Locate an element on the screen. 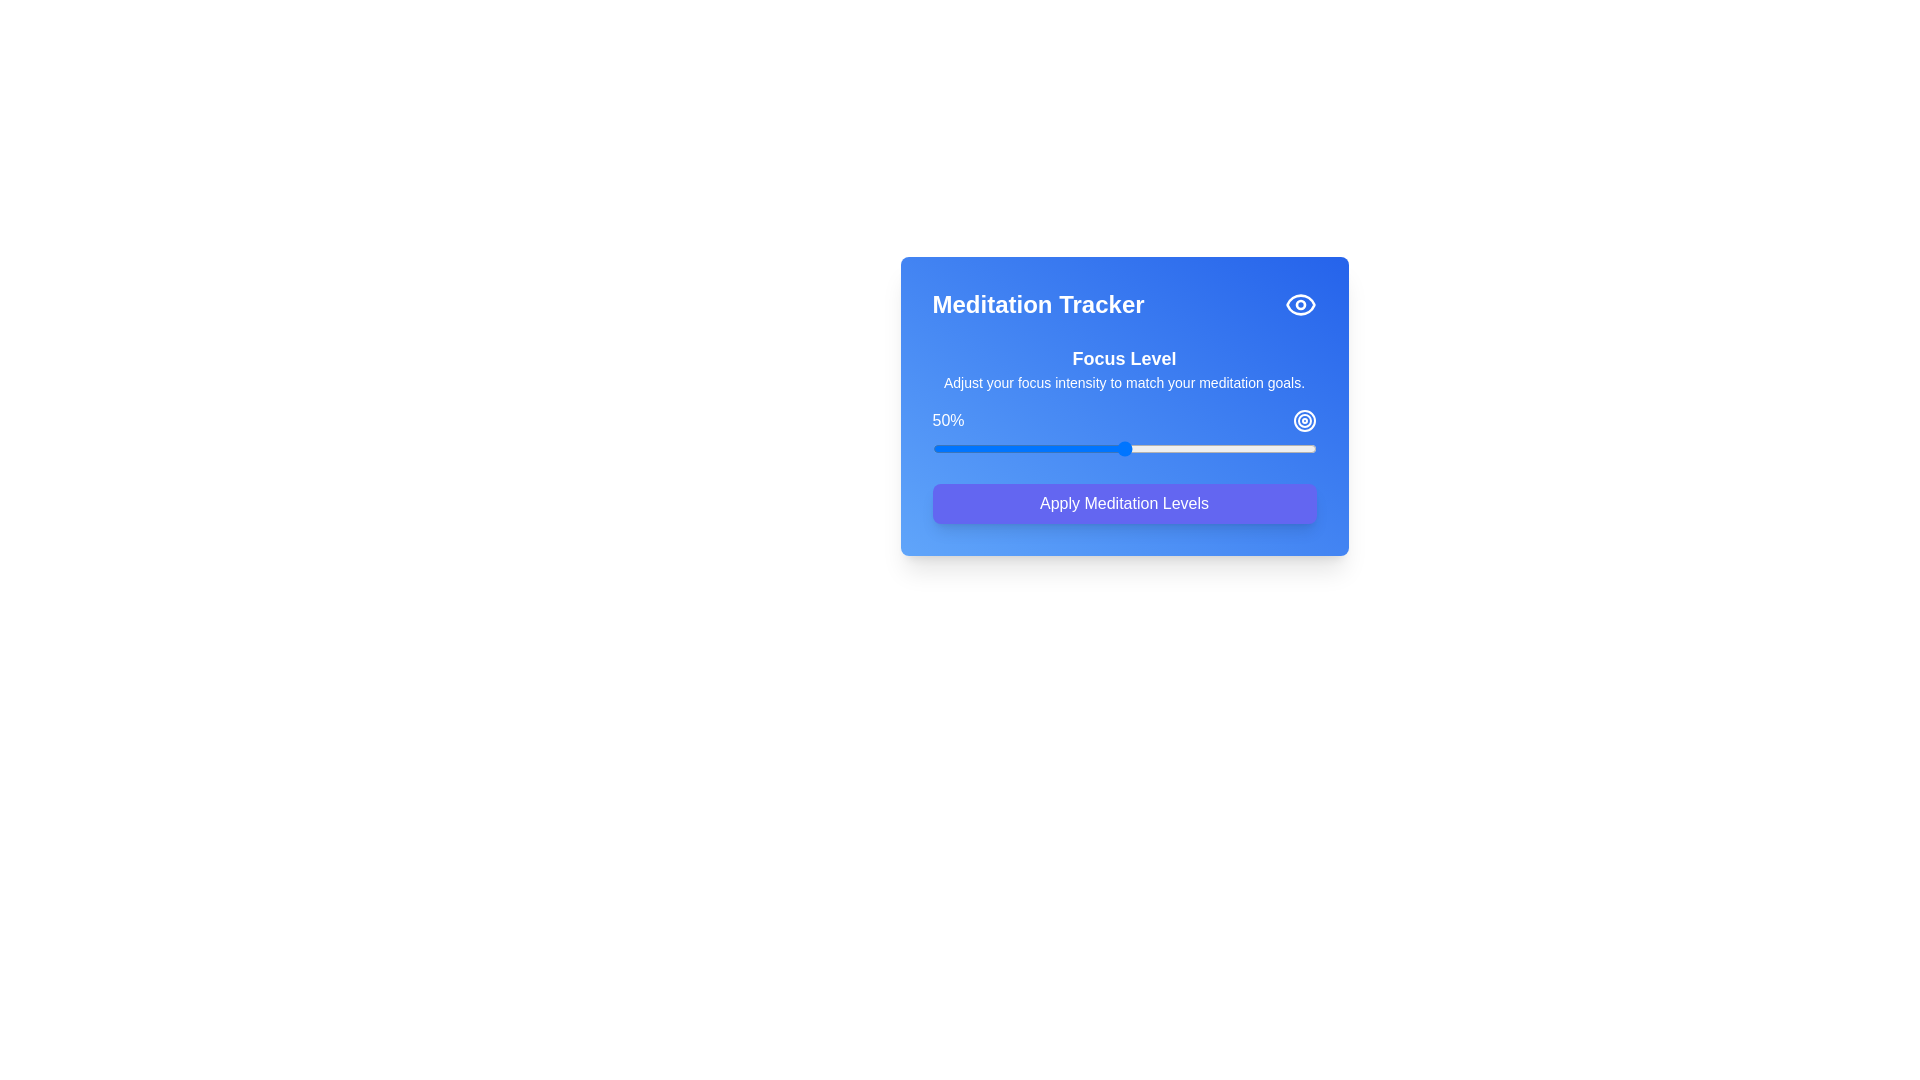 Image resolution: width=1920 pixels, height=1080 pixels. the button within the Interactive card with nested controls to confirm the settings for meditation level adjustments is located at coordinates (1124, 405).